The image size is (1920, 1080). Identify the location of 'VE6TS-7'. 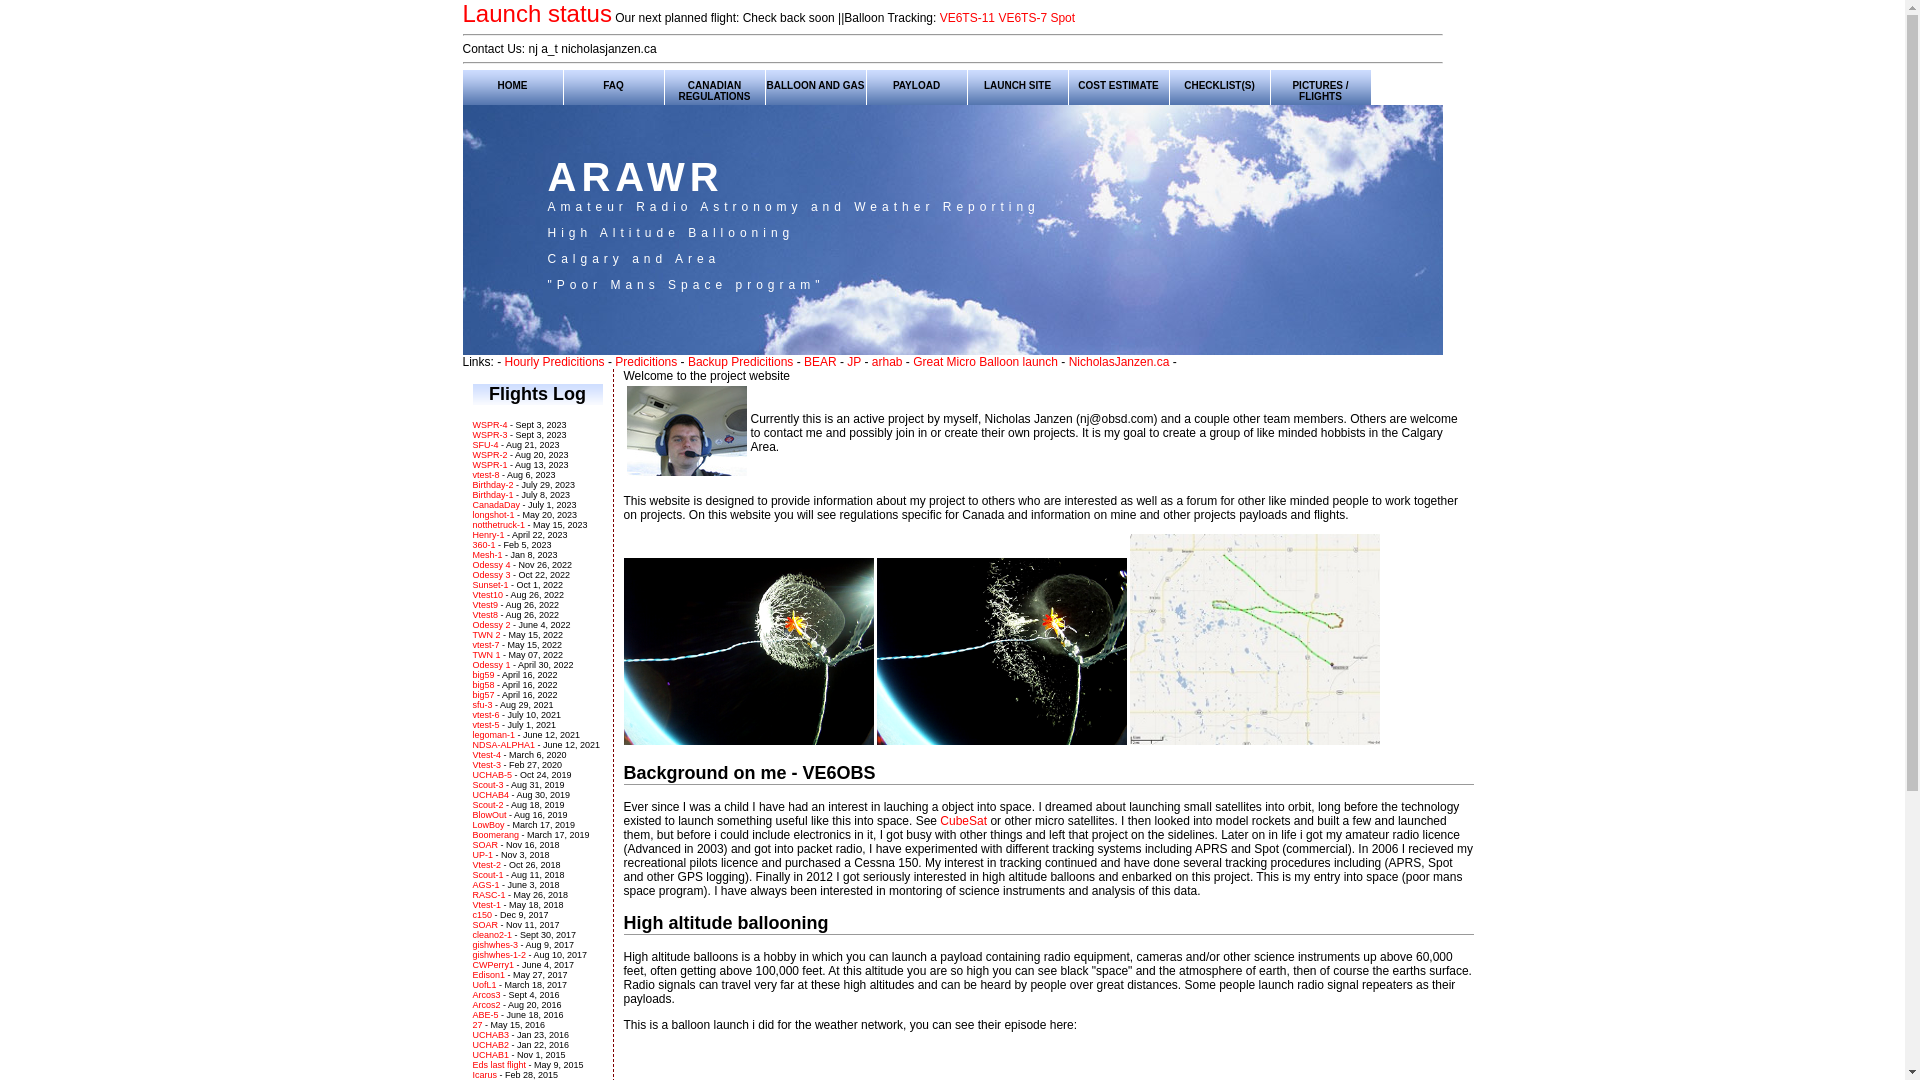
(1022, 18).